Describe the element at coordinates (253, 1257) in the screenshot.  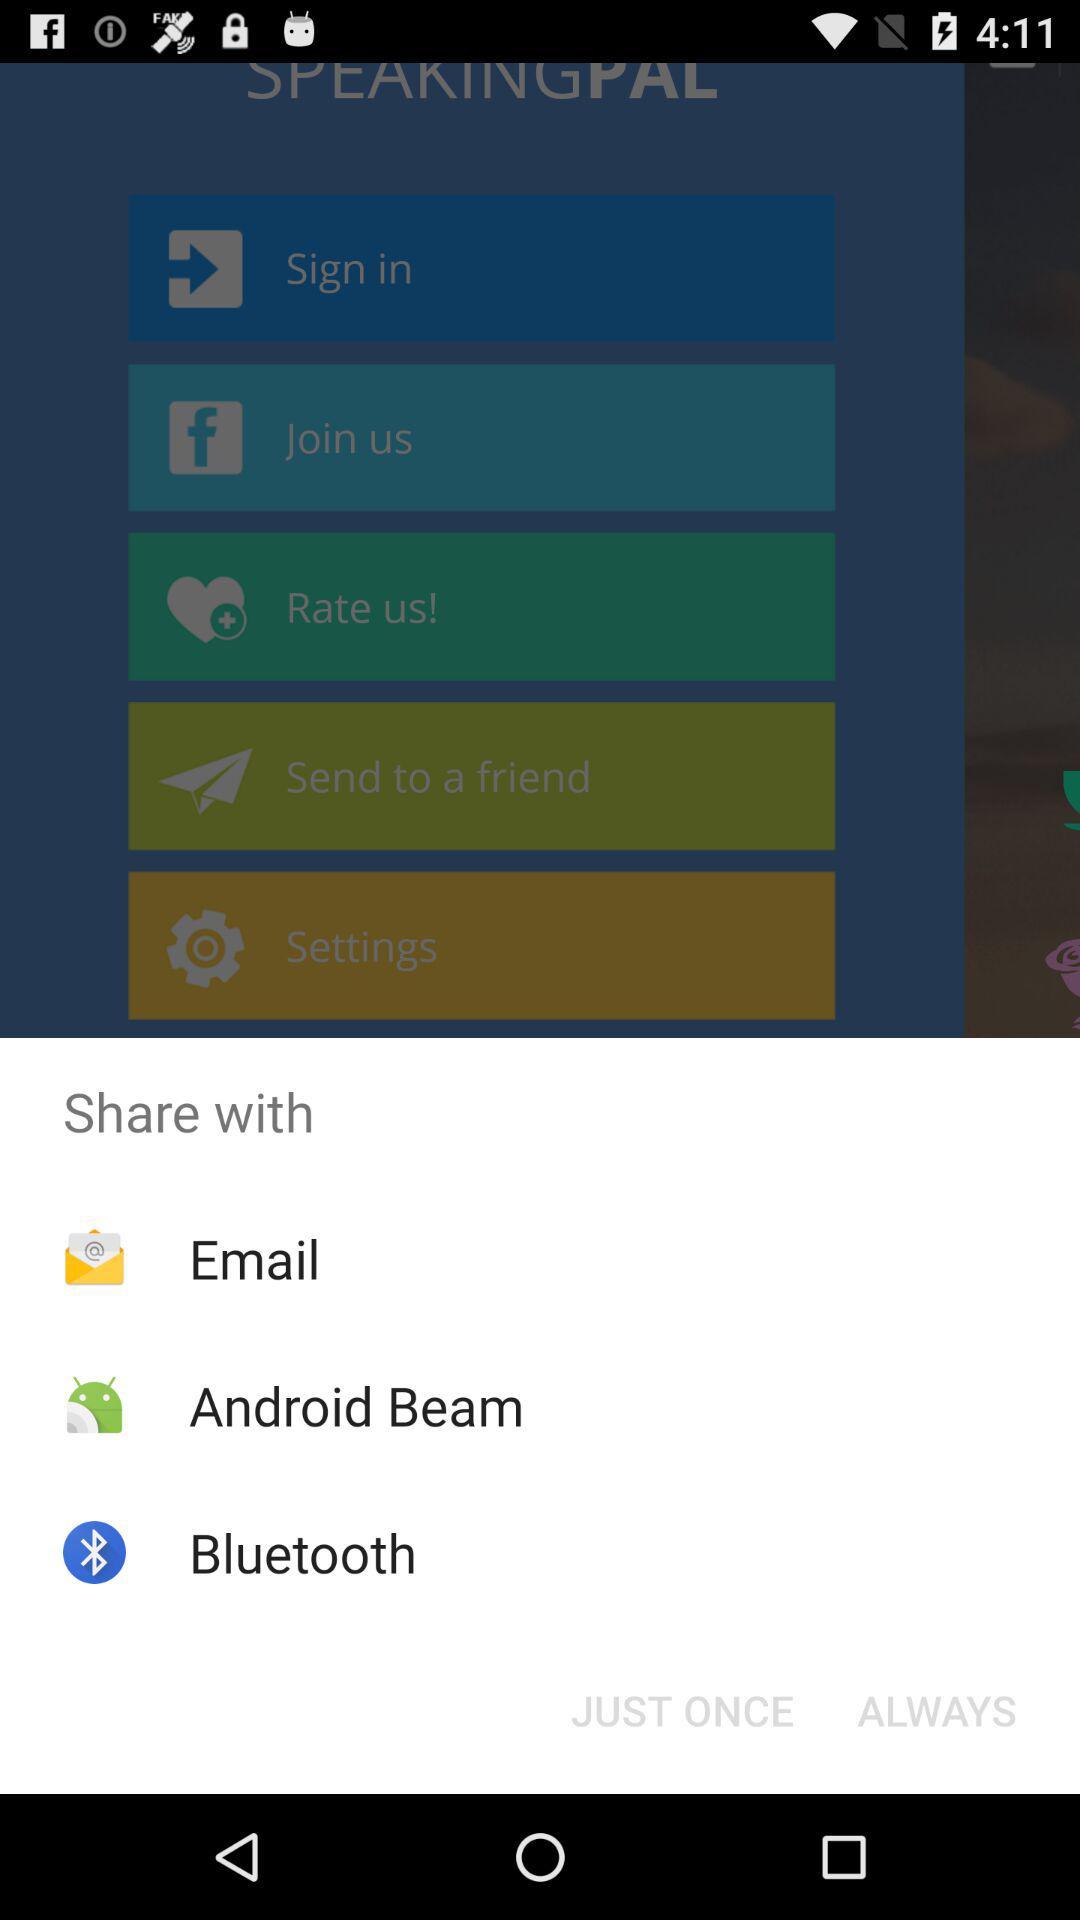
I see `the app above android beam app` at that location.